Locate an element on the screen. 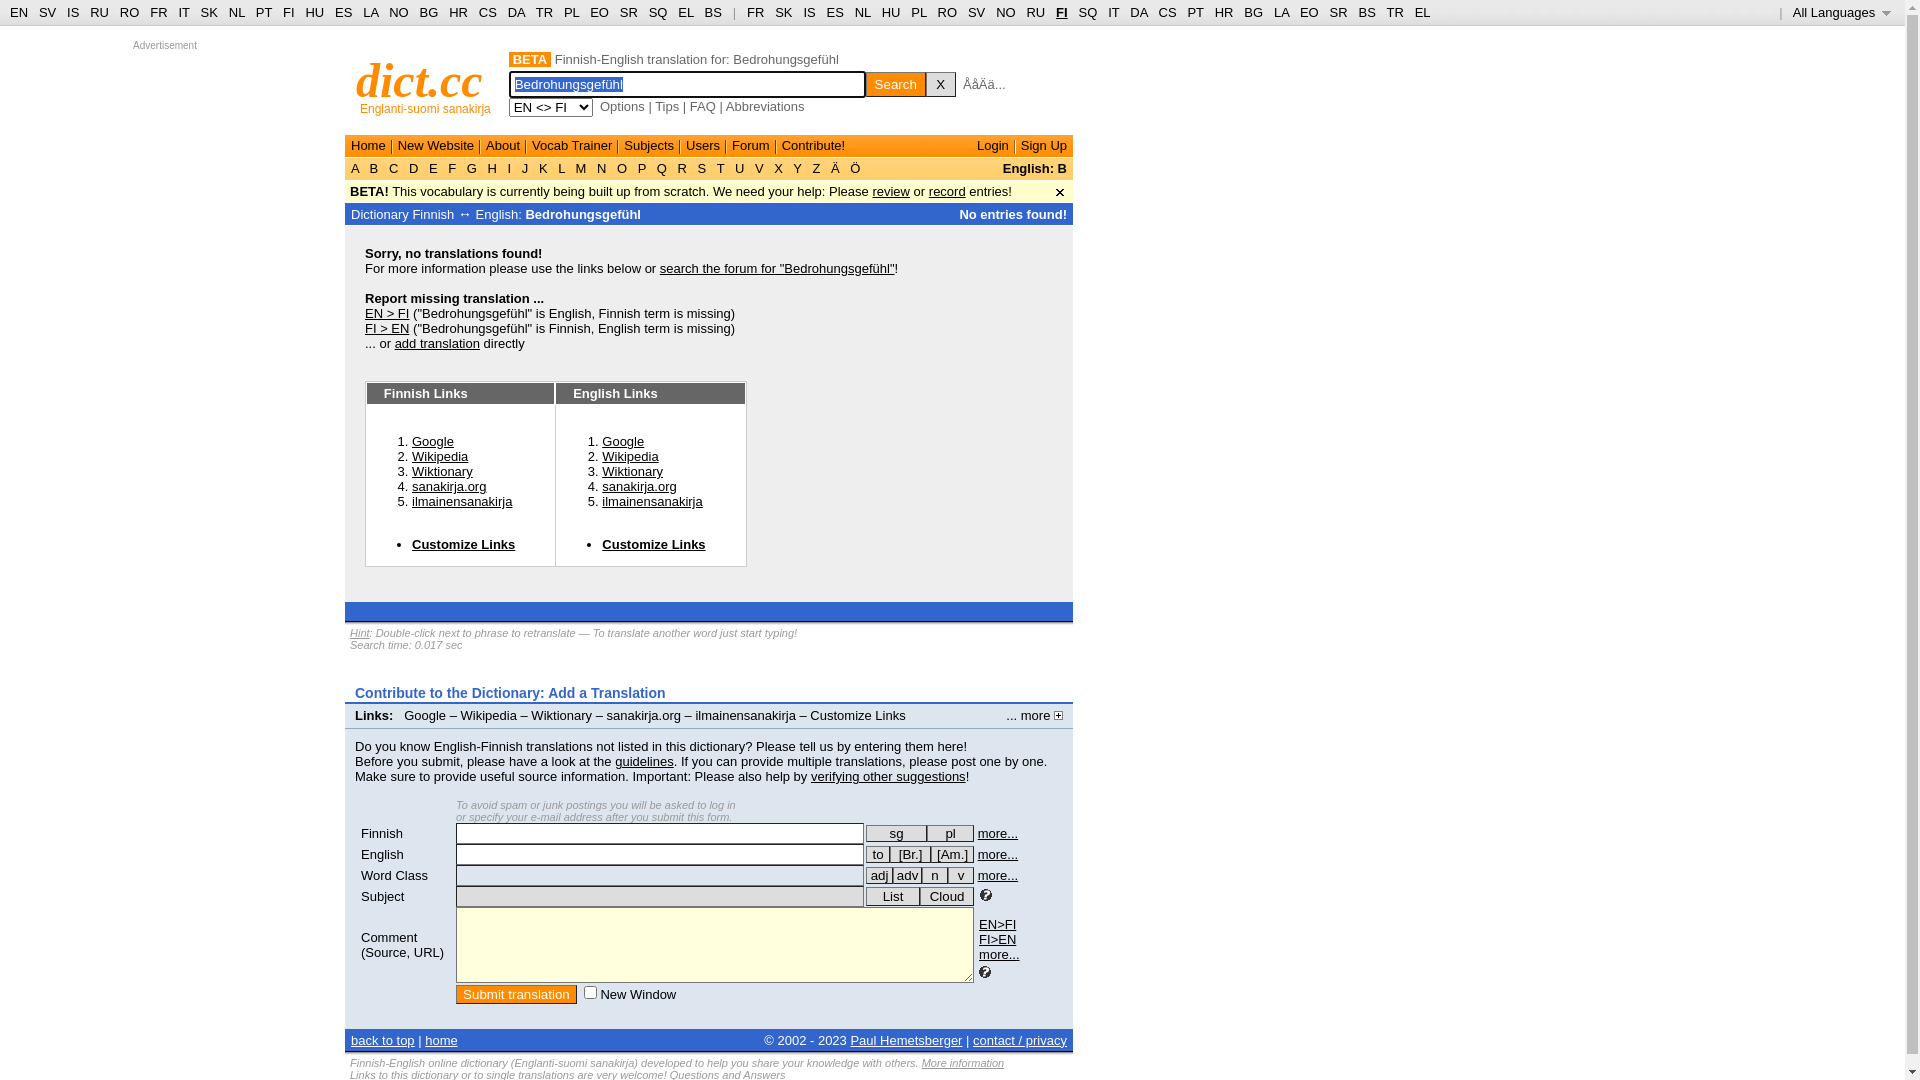  'NL' is located at coordinates (854, 12).